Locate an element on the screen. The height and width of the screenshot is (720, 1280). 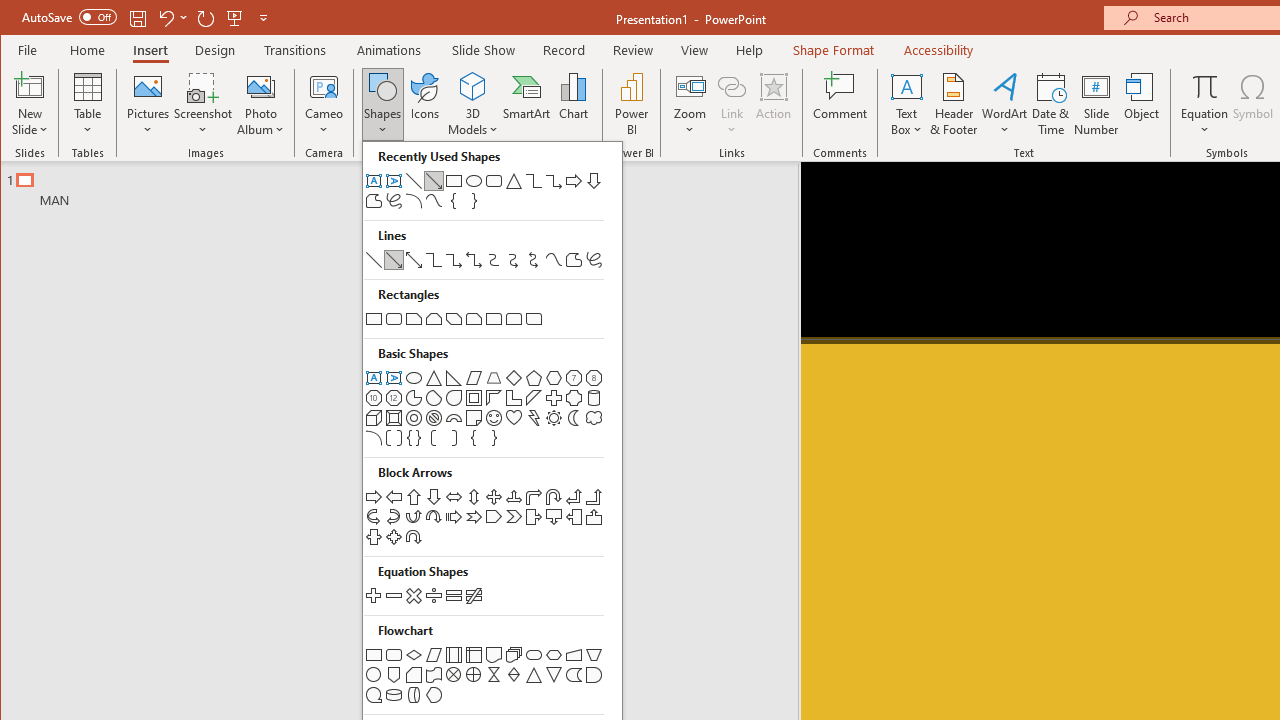
'Equation' is located at coordinates (1204, 85).